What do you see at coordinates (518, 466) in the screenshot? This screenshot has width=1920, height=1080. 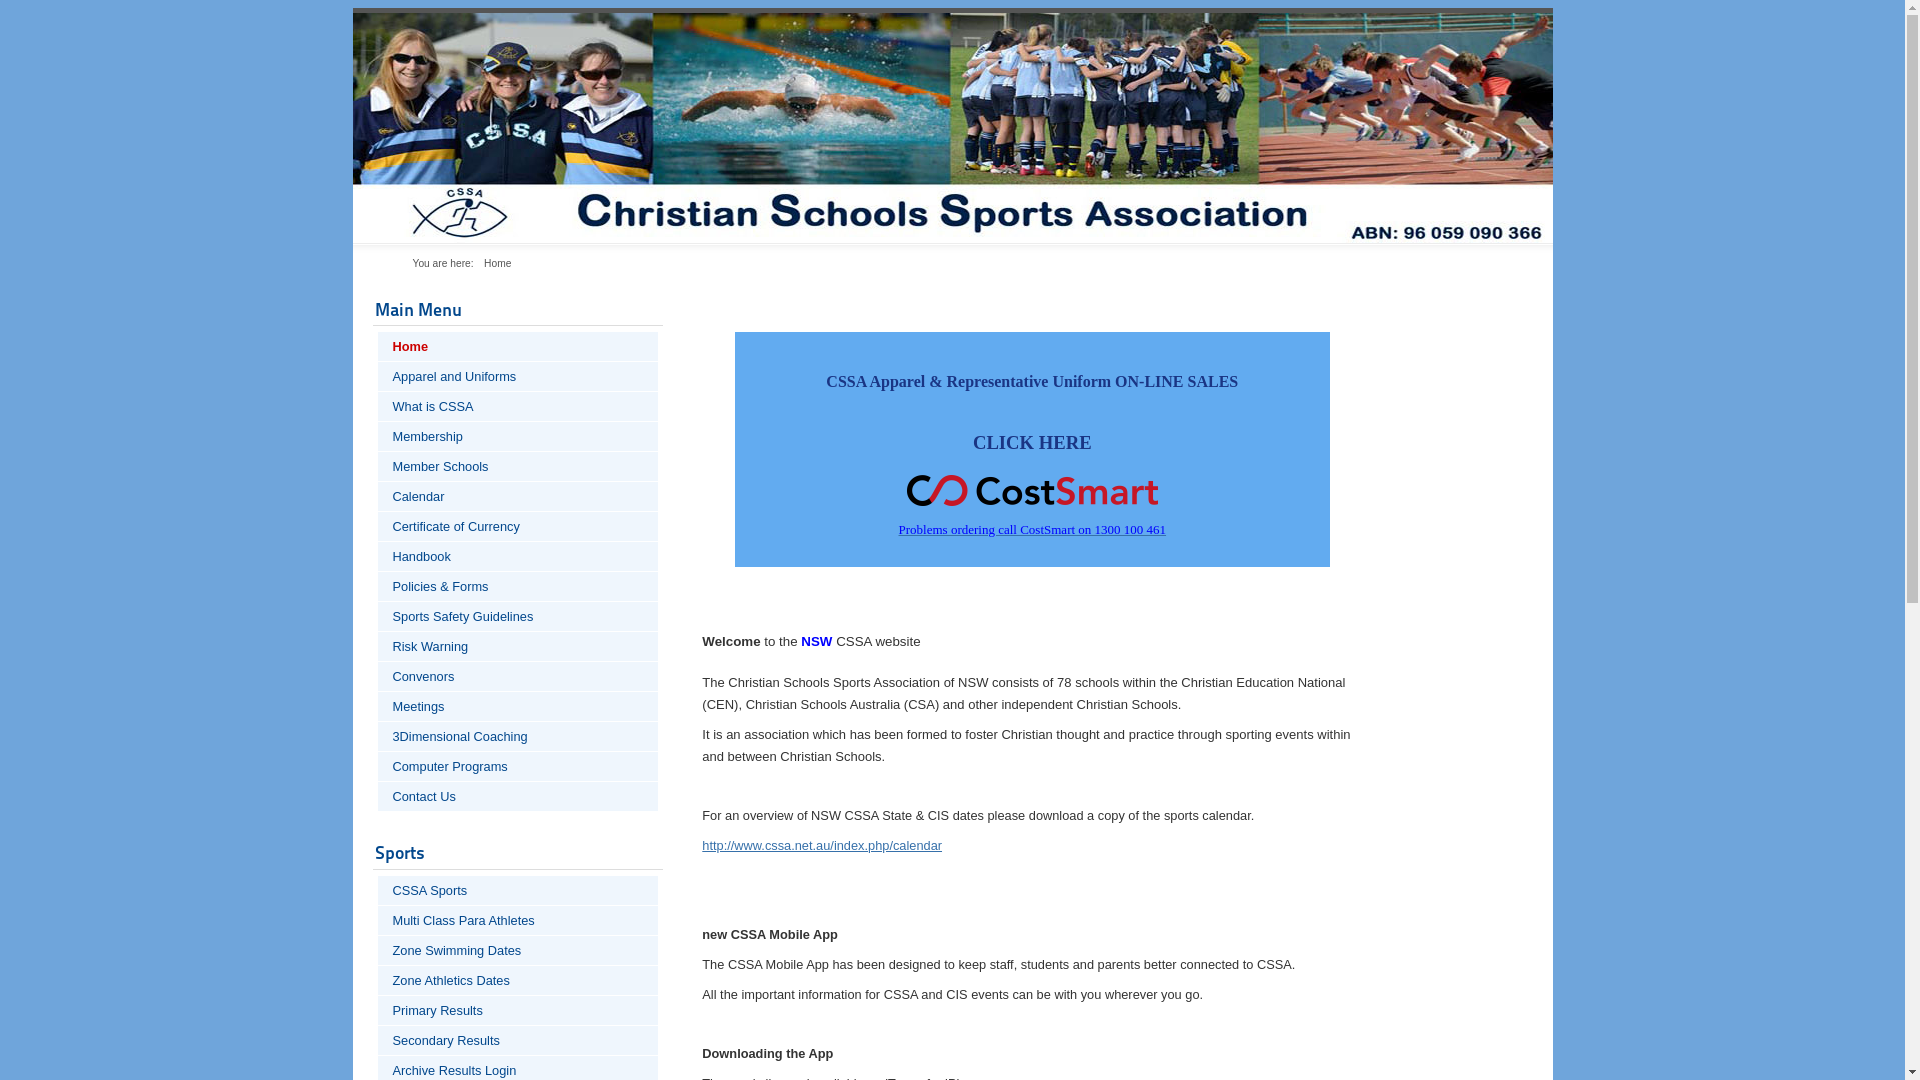 I see `'Member Schools'` at bounding box center [518, 466].